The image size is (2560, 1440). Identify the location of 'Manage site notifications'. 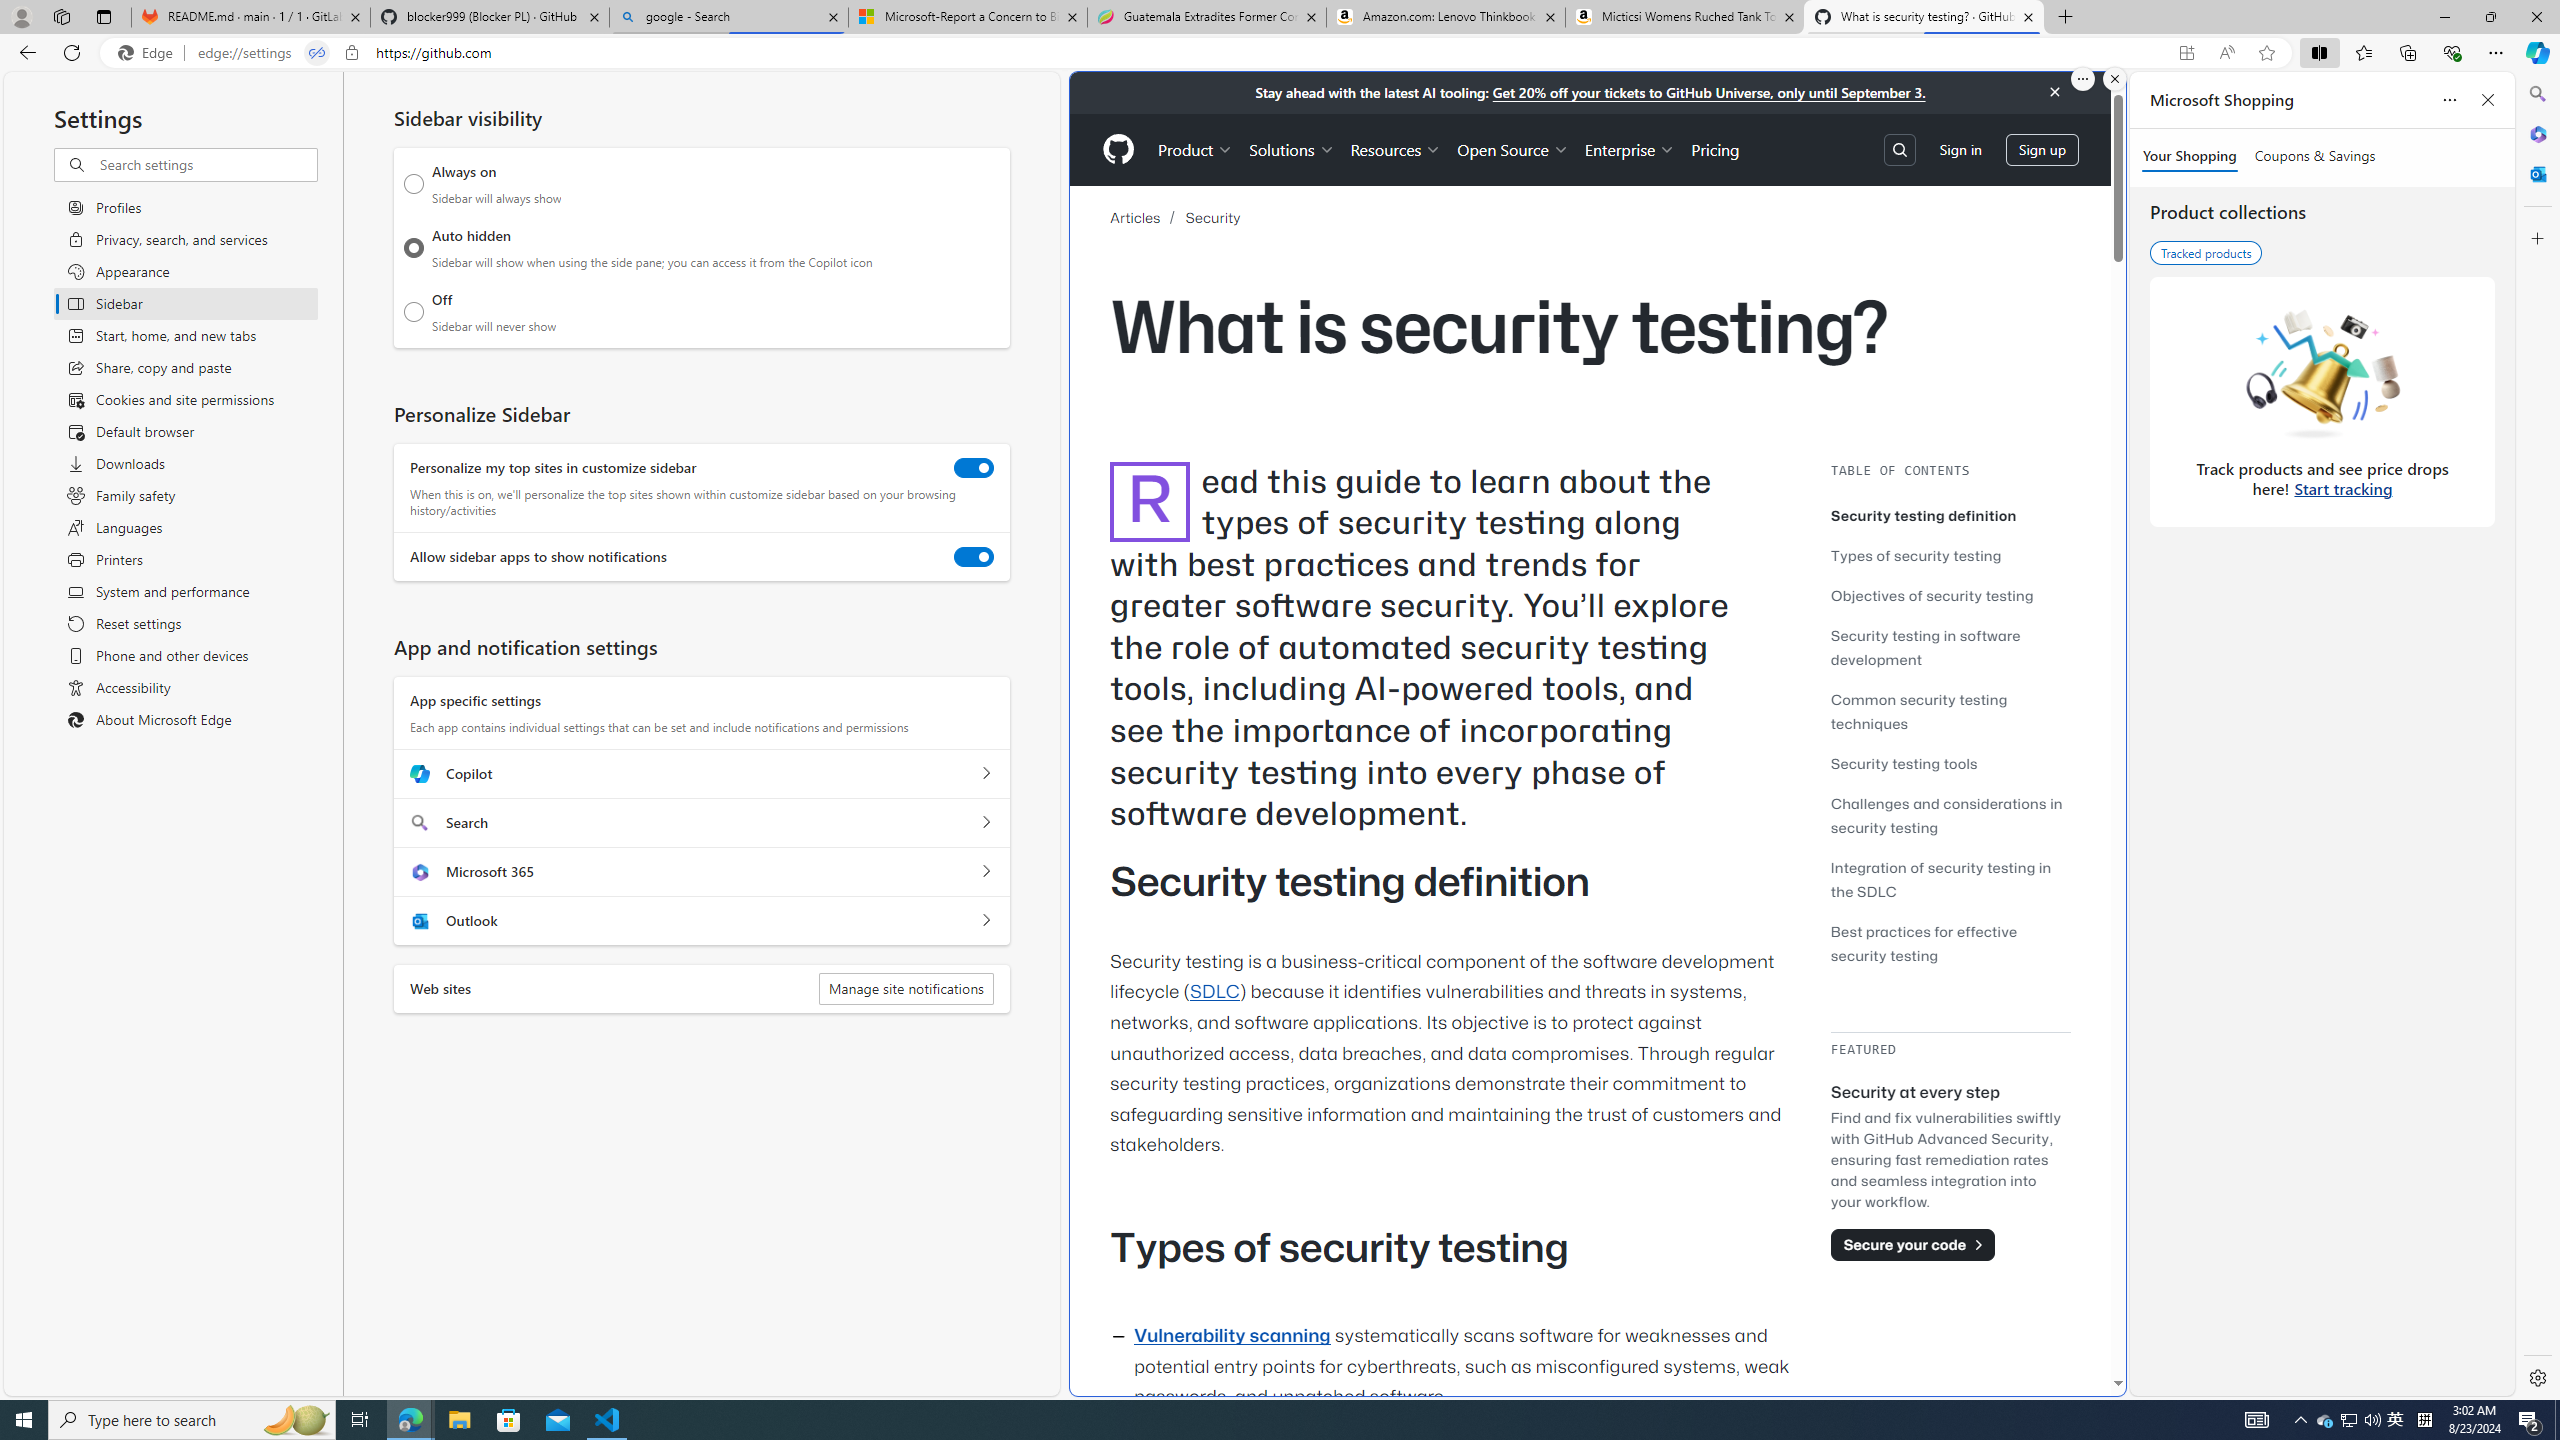
(905, 988).